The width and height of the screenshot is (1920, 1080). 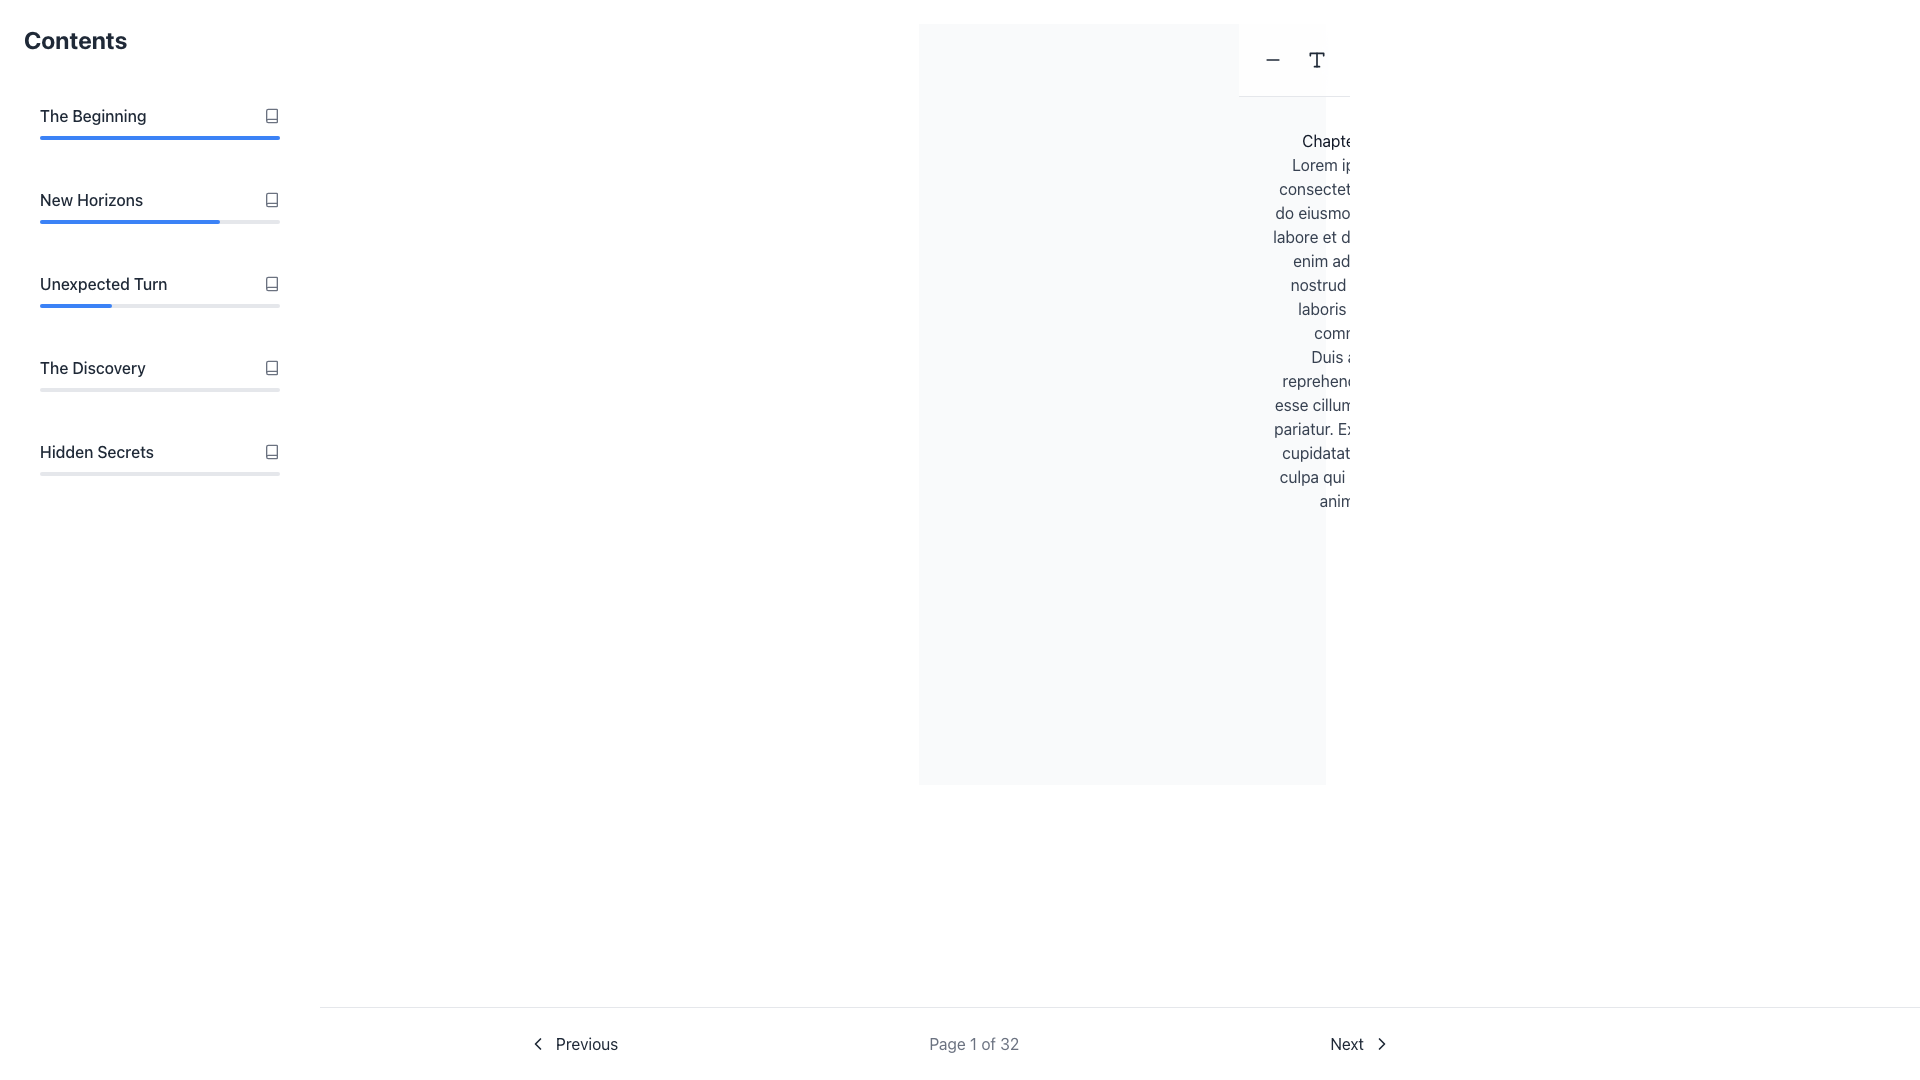 What do you see at coordinates (271, 115) in the screenshot?
I see `the small book icon outlined in dark gray, located next to the text 'The Beginning' and aligned vertically with it` at bounding box center [271, 115].